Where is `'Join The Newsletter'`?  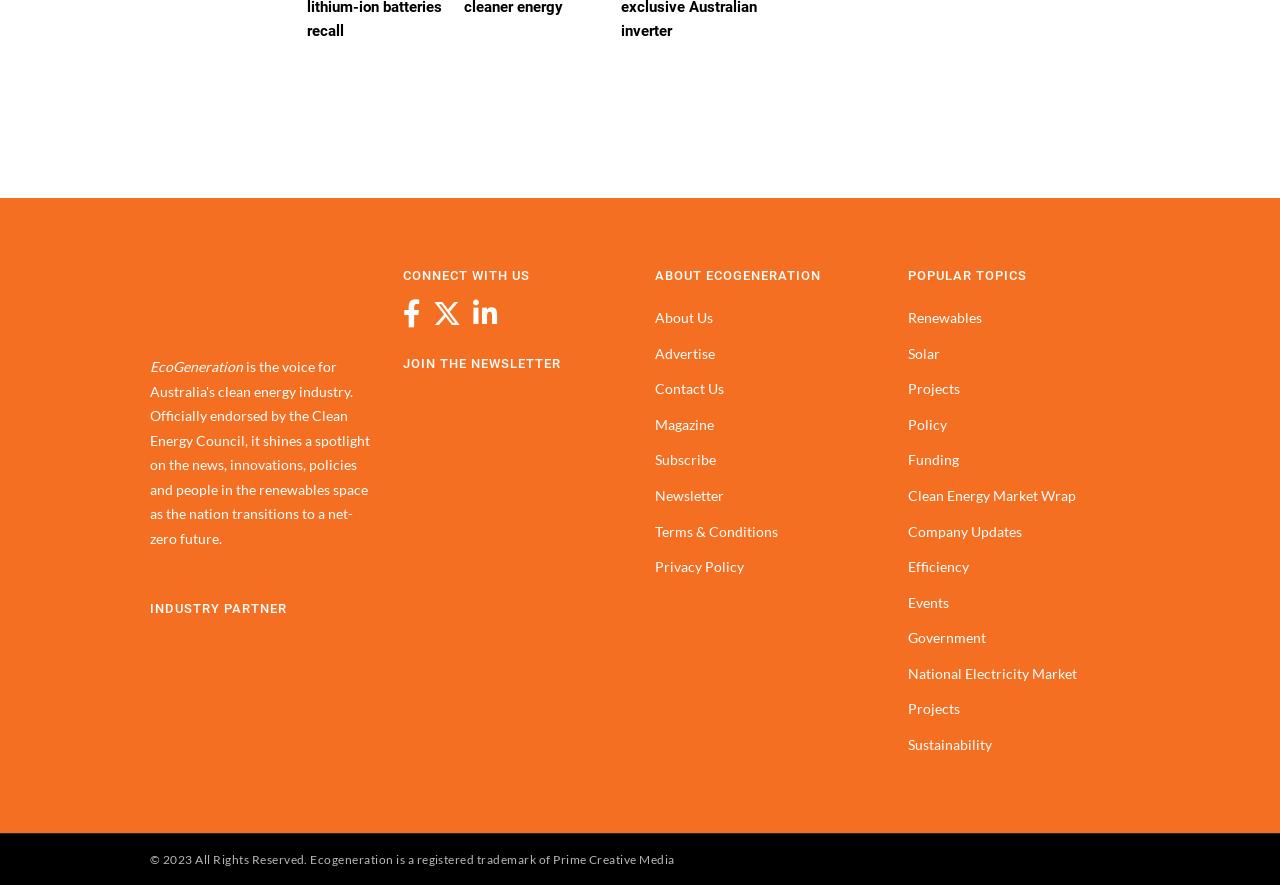
'Join The Newsletter' is located at coordinates (481, 362).